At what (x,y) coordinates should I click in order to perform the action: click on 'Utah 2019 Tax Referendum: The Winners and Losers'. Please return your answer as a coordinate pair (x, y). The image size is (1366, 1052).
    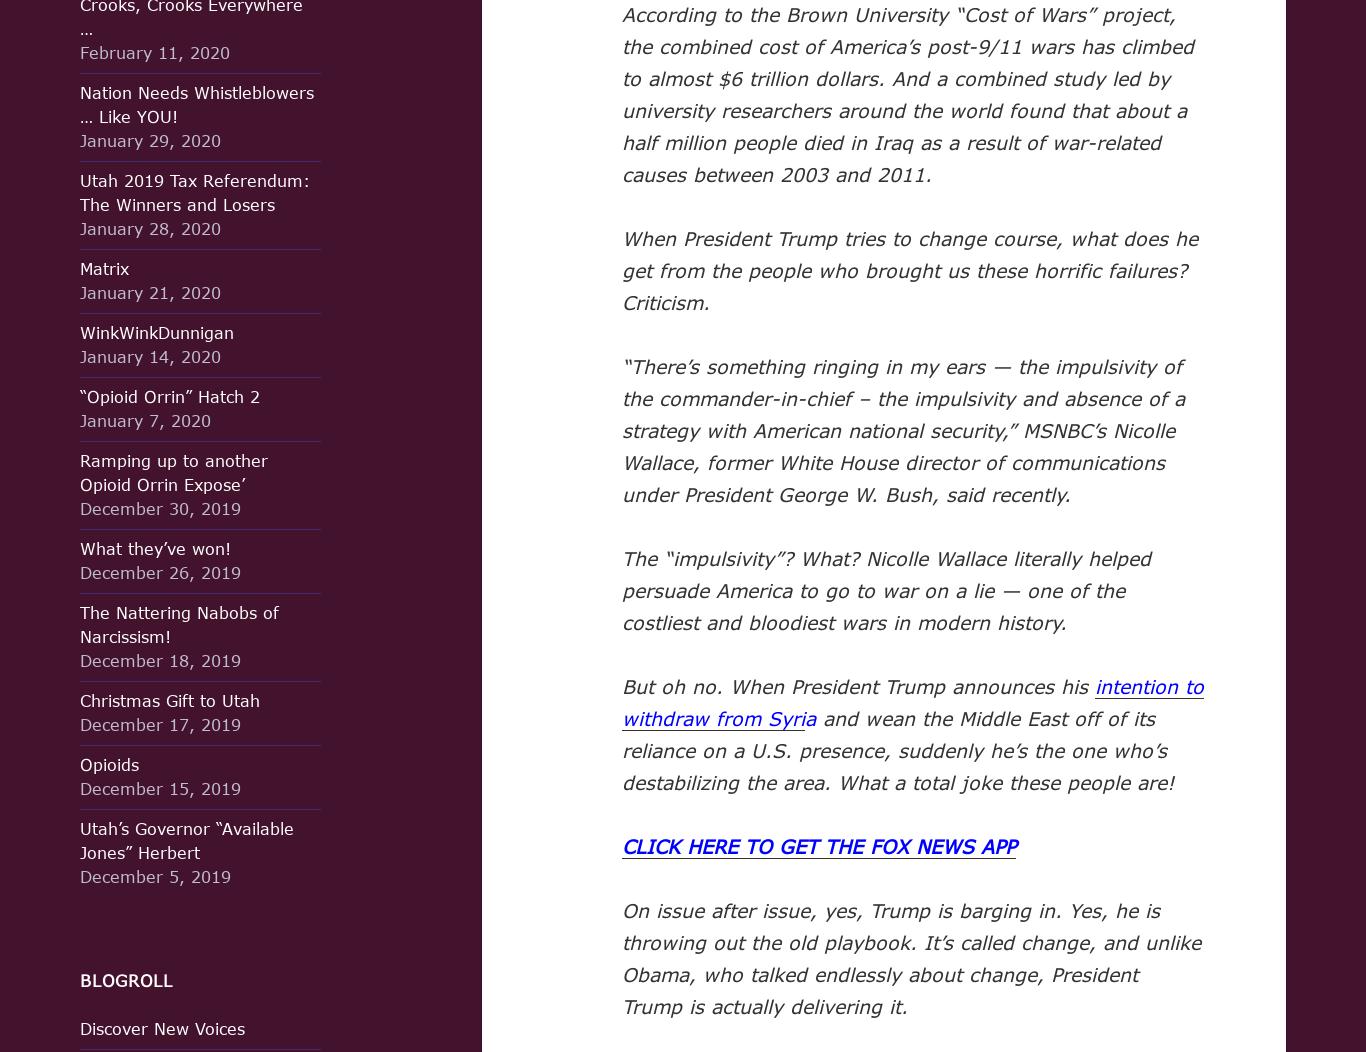
    Looking at the image, I should click on (80, 192).